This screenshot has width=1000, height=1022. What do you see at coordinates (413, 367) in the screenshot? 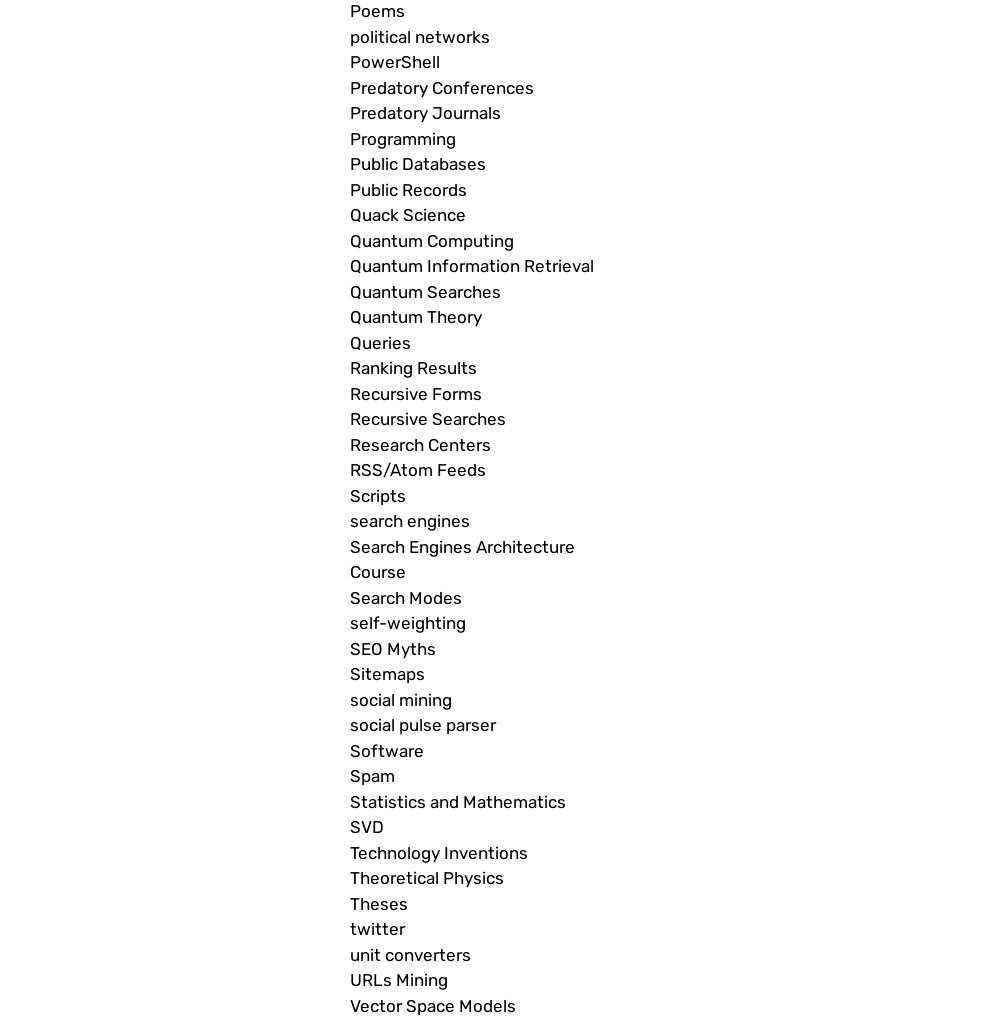
I see `'Ranking Results'` at bounding box center [413, 367].